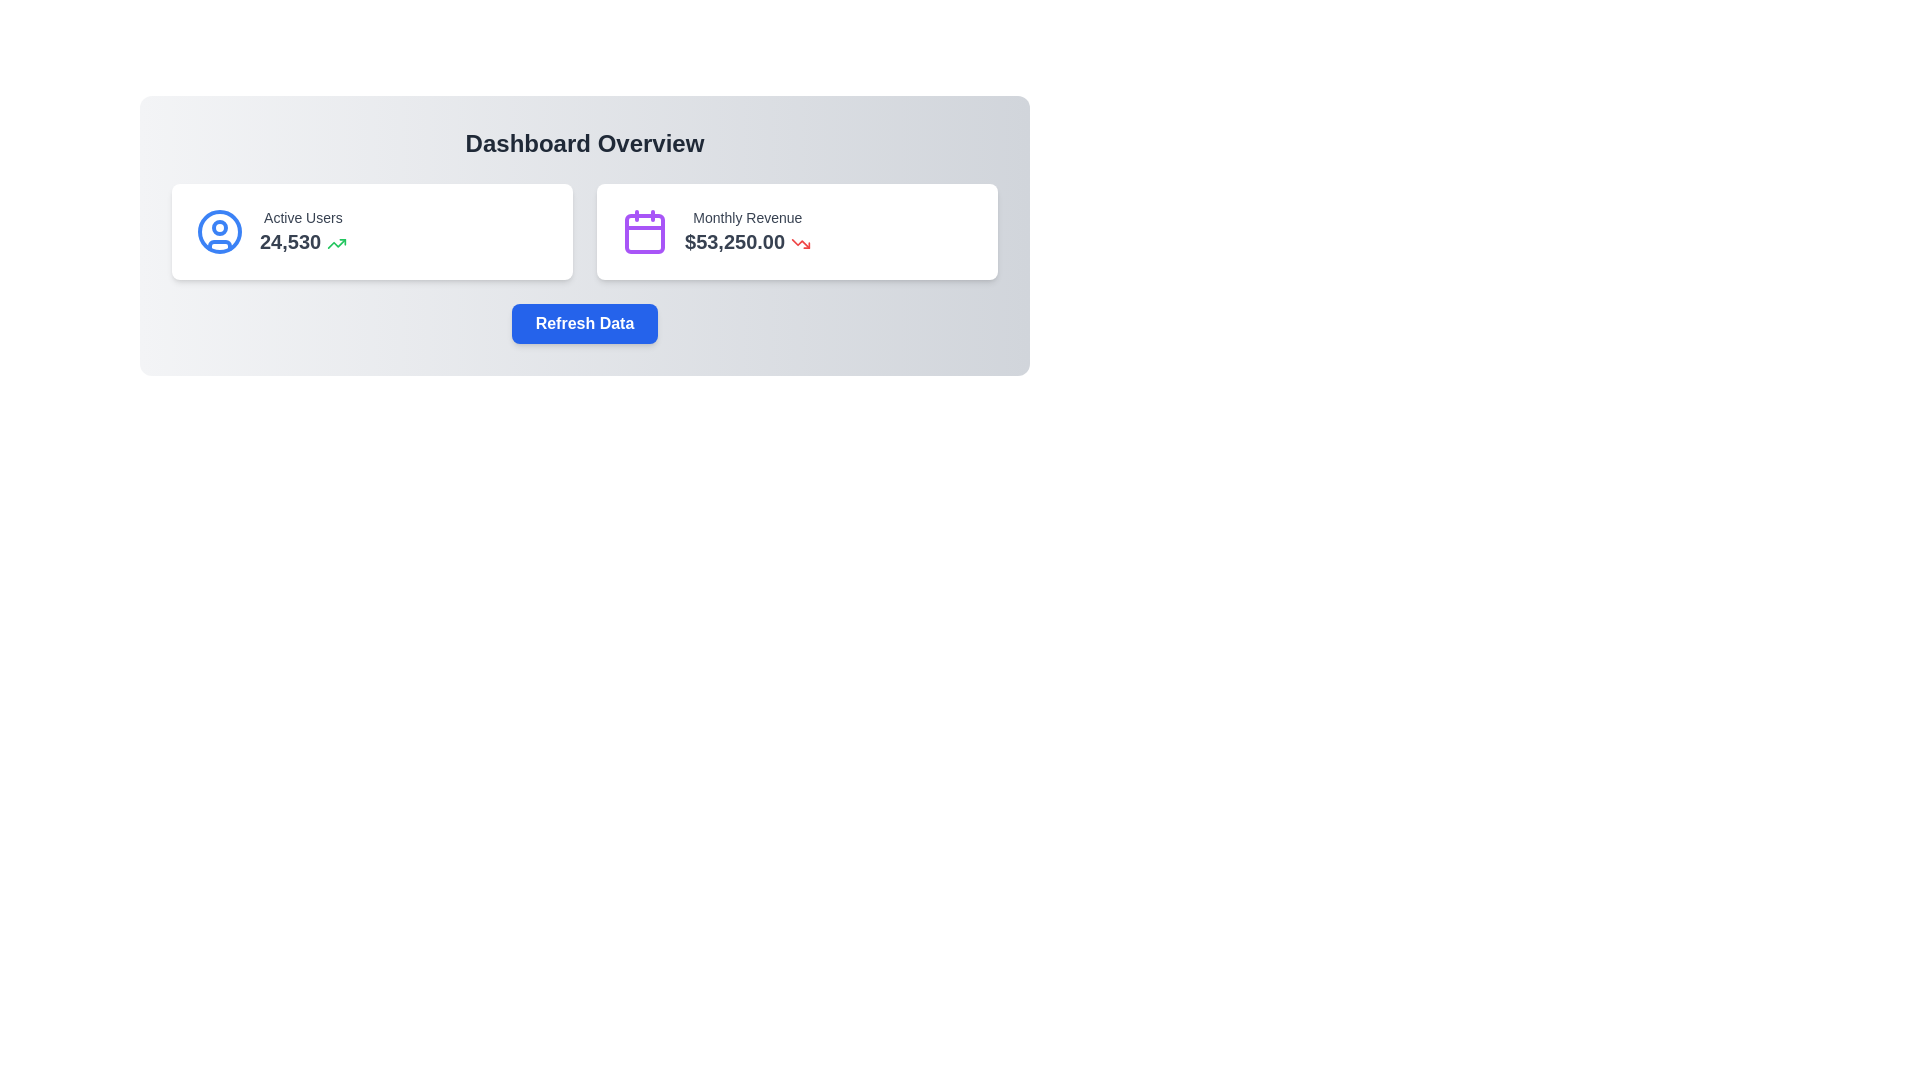 This screenshot has width=1920, height=1080. What do you see at coordinates (220, 230) in the screenshot?
I see `the blue circular user icon` at bounding box center [220, 230].